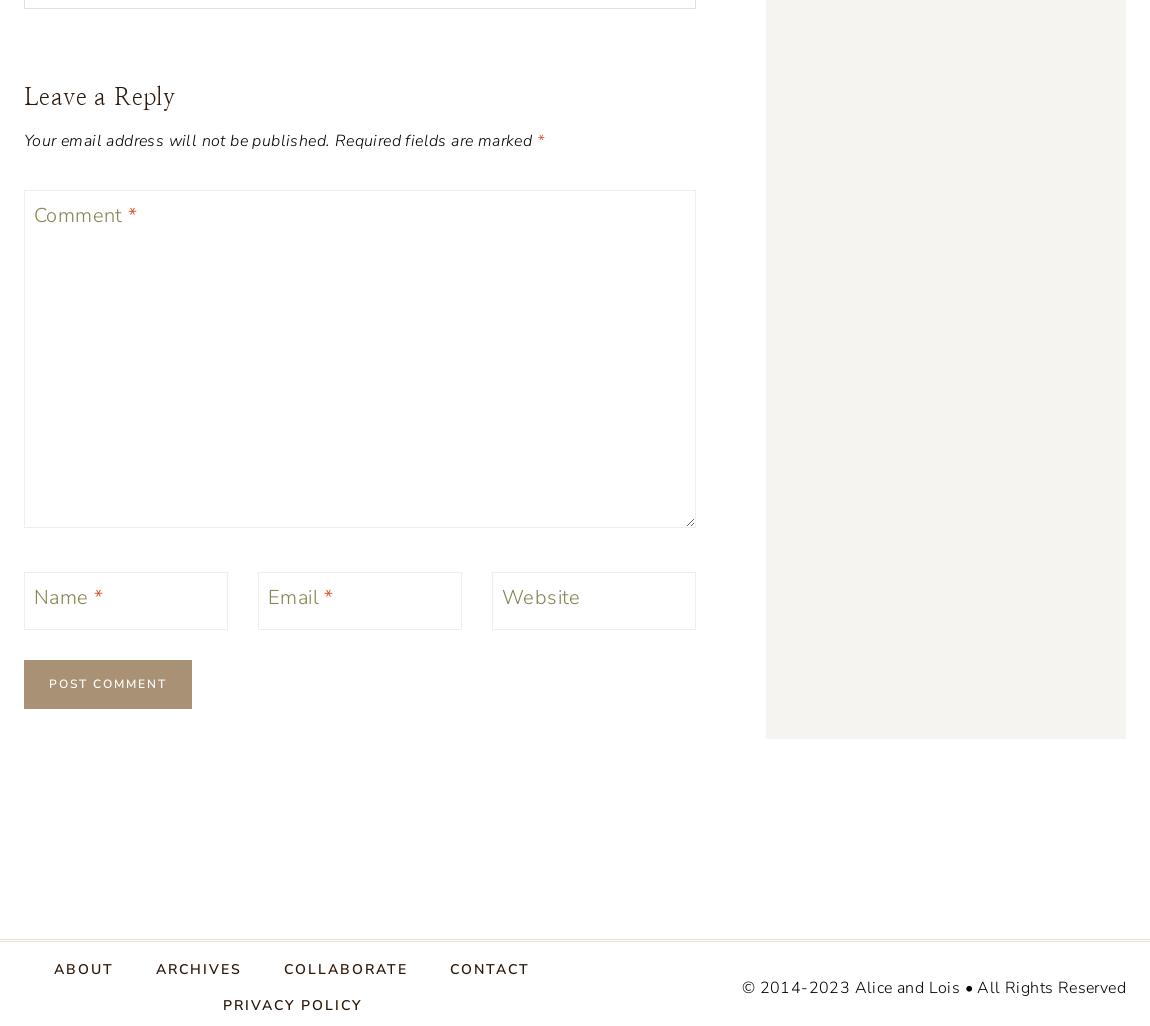  What do you see at coordinates (63, 595) in the screenshot?
I see `'Name'` at bounding box center [63, 595].